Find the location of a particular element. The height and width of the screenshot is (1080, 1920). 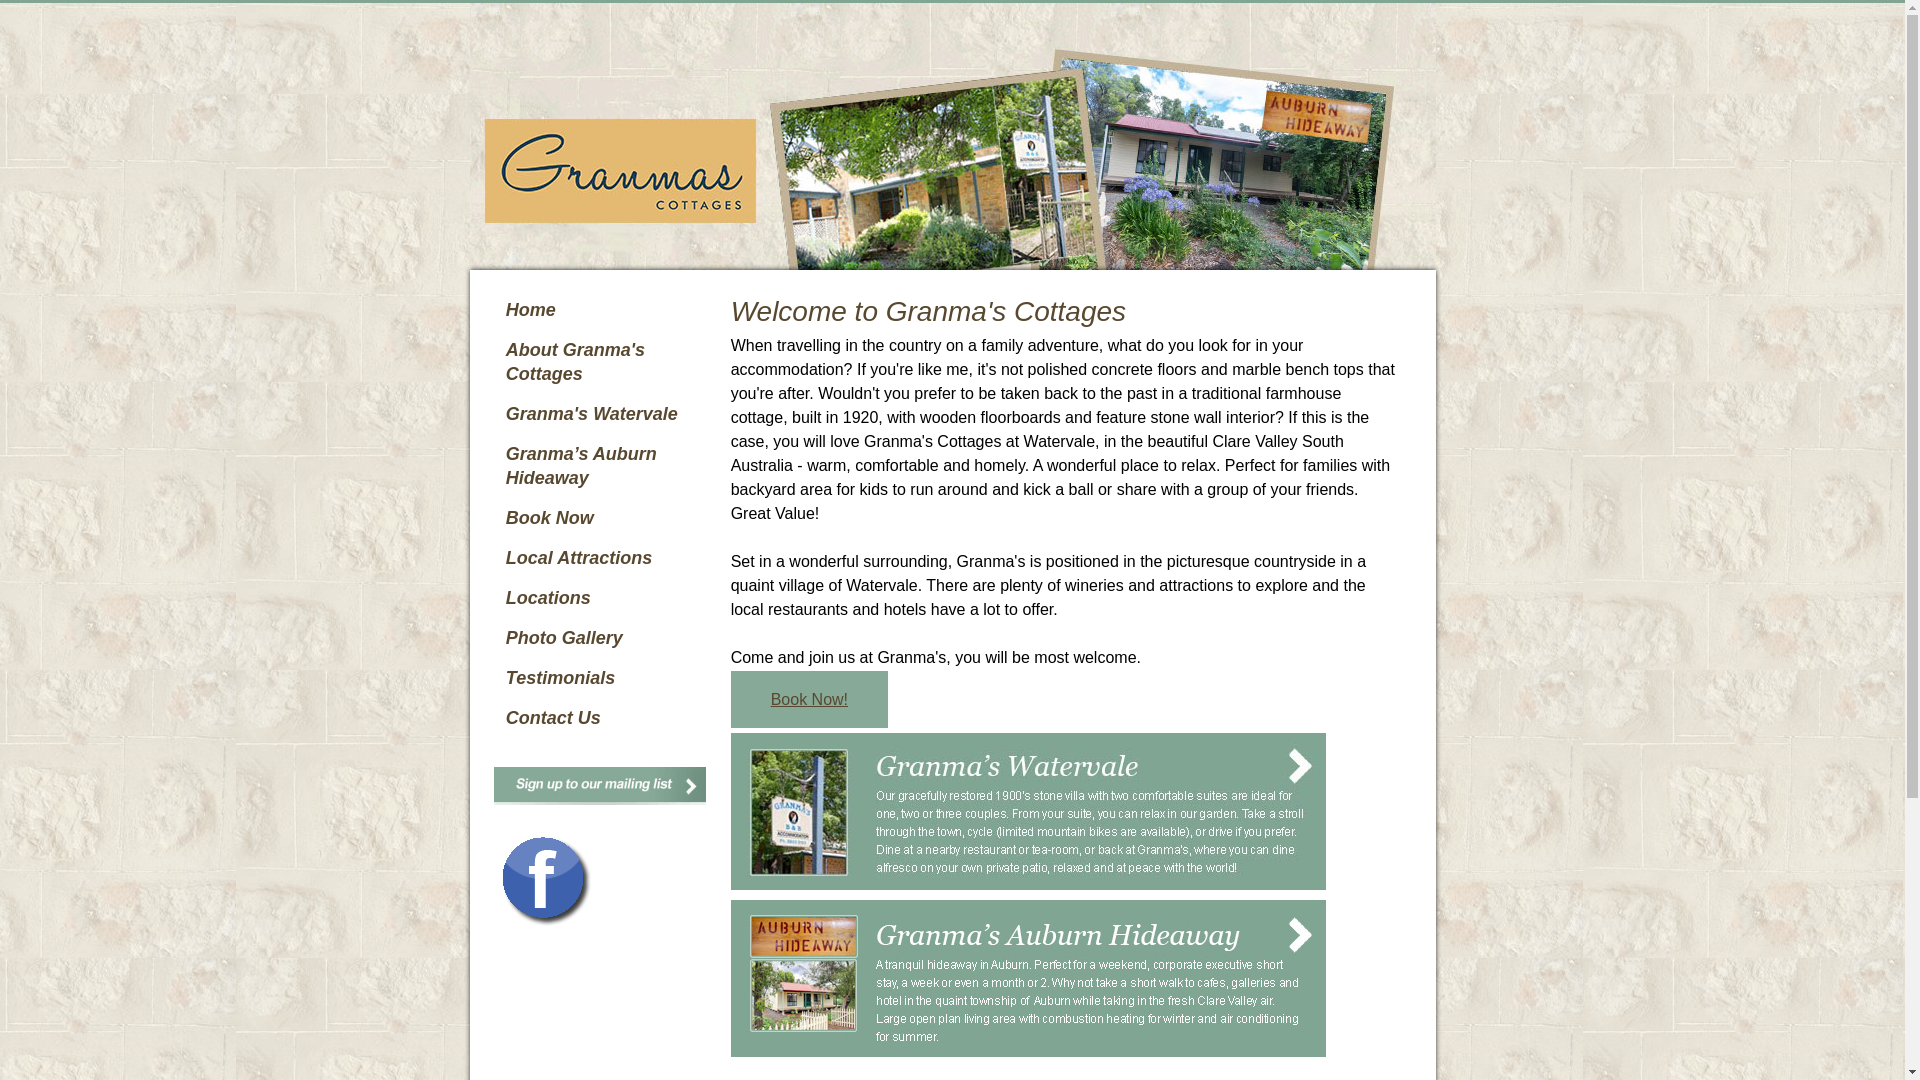

'Testimonials' is located at coordinates (603, 677).